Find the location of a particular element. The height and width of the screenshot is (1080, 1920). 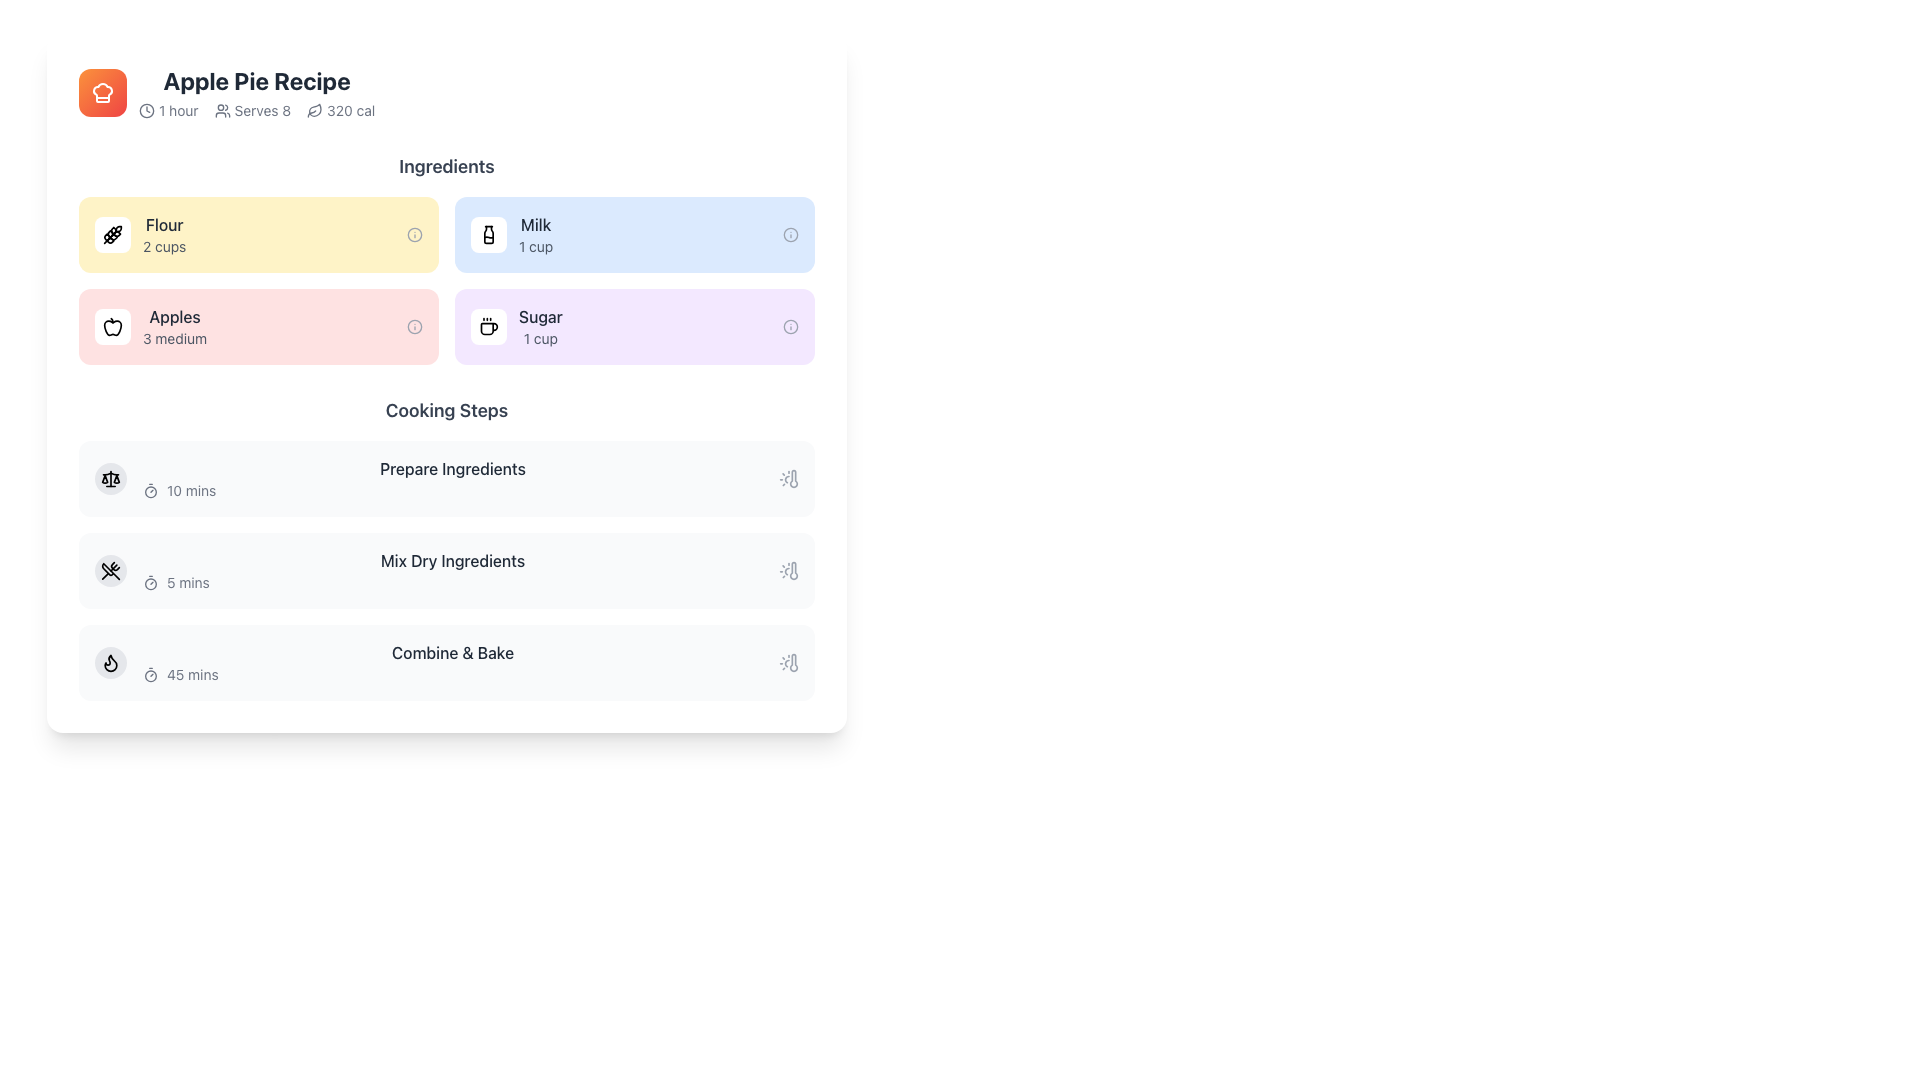

the icon of the Label that shows the duration associated with the cooking step, located below the title 'Combine & Bake' is located at coordinates (451, 675).